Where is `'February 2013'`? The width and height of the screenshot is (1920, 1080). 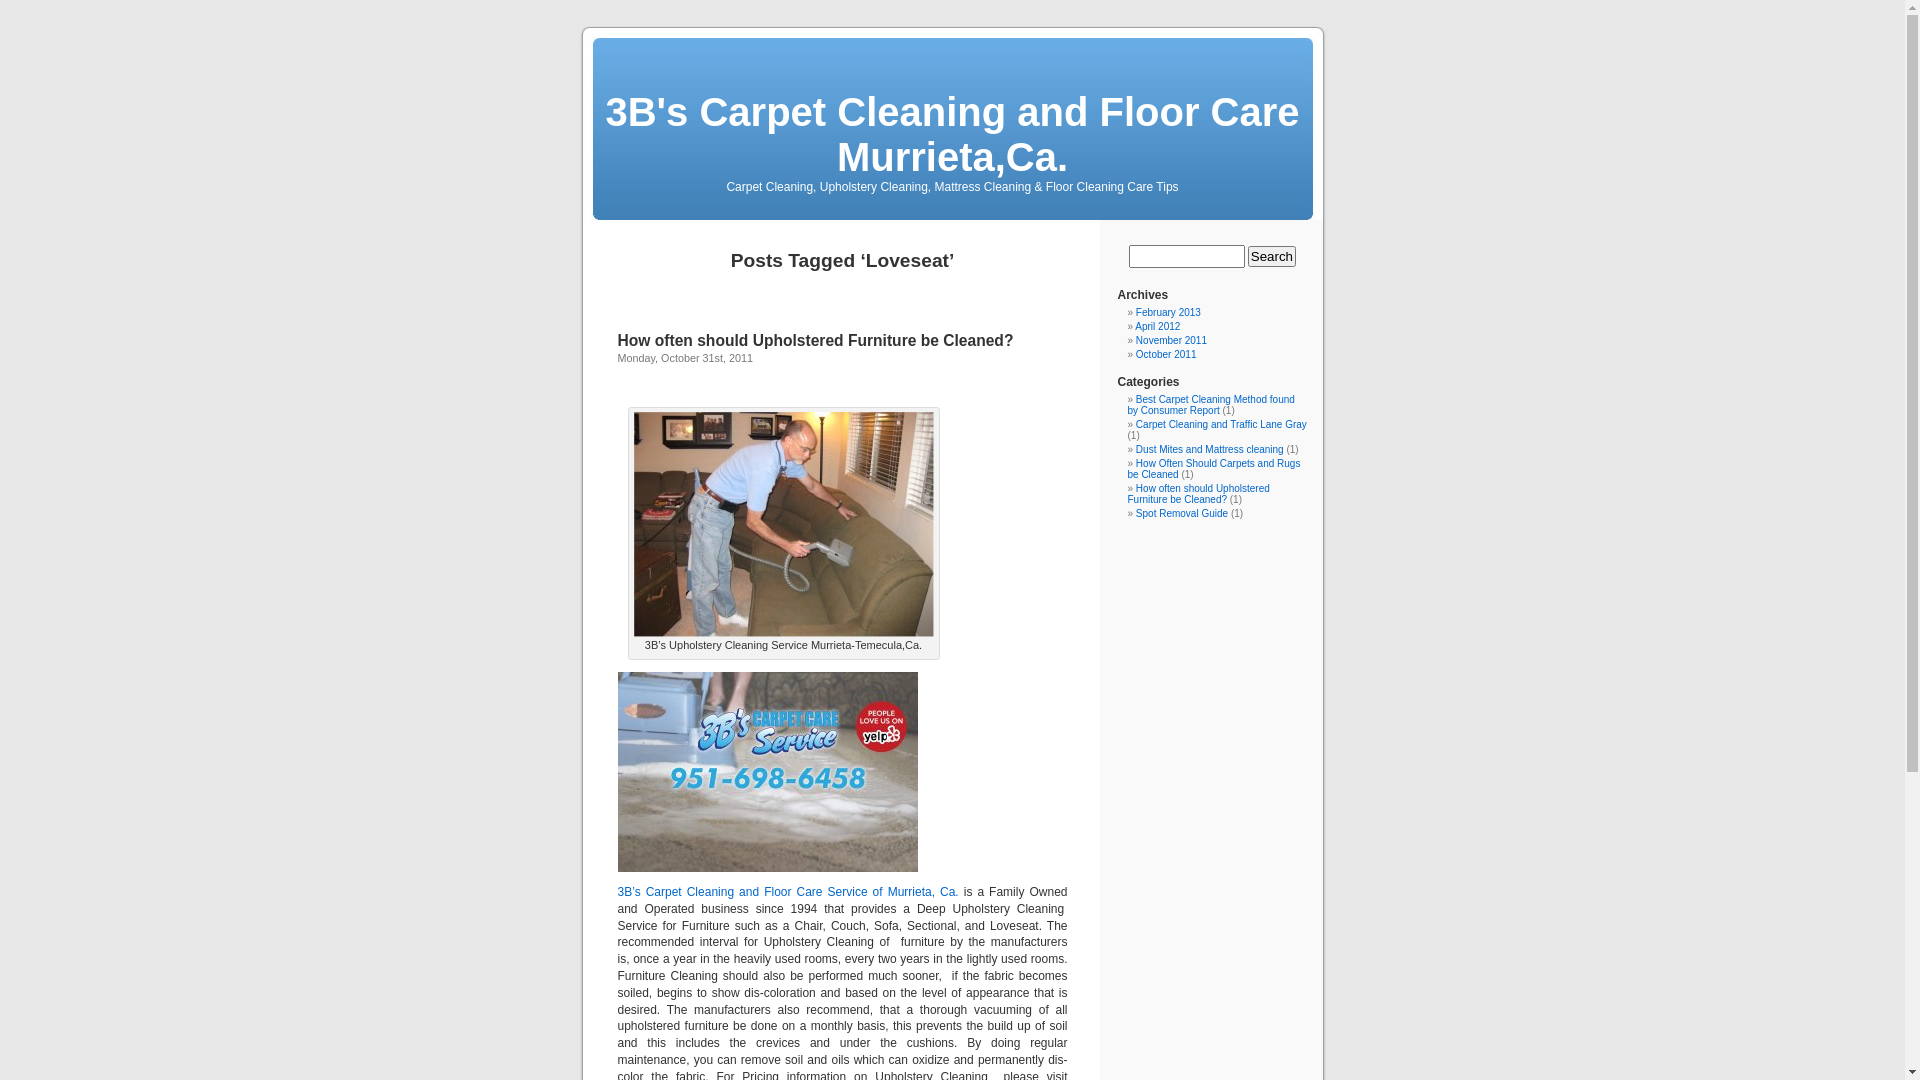
'February 2013' is located at coordinates (1136, 312).